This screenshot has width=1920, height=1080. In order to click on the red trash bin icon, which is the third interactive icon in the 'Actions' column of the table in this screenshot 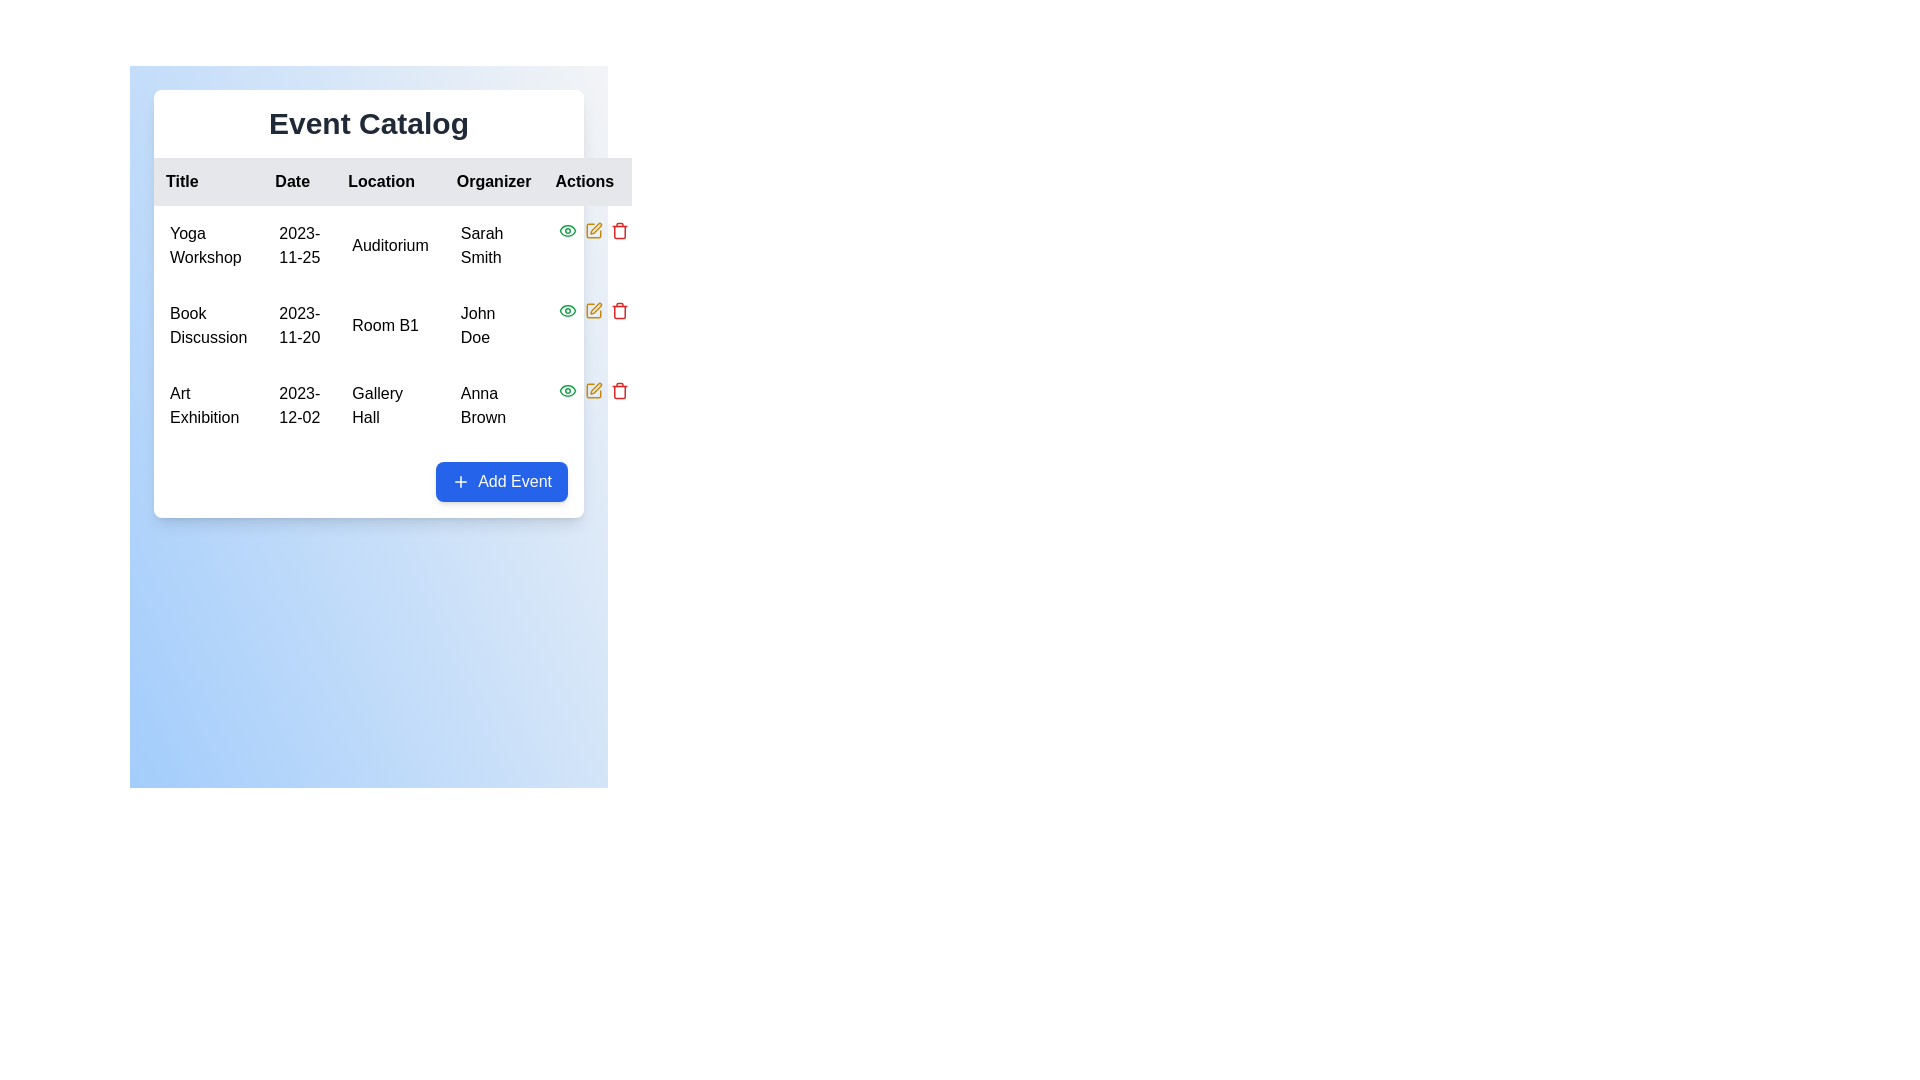, I will do `click(619, 230)`.